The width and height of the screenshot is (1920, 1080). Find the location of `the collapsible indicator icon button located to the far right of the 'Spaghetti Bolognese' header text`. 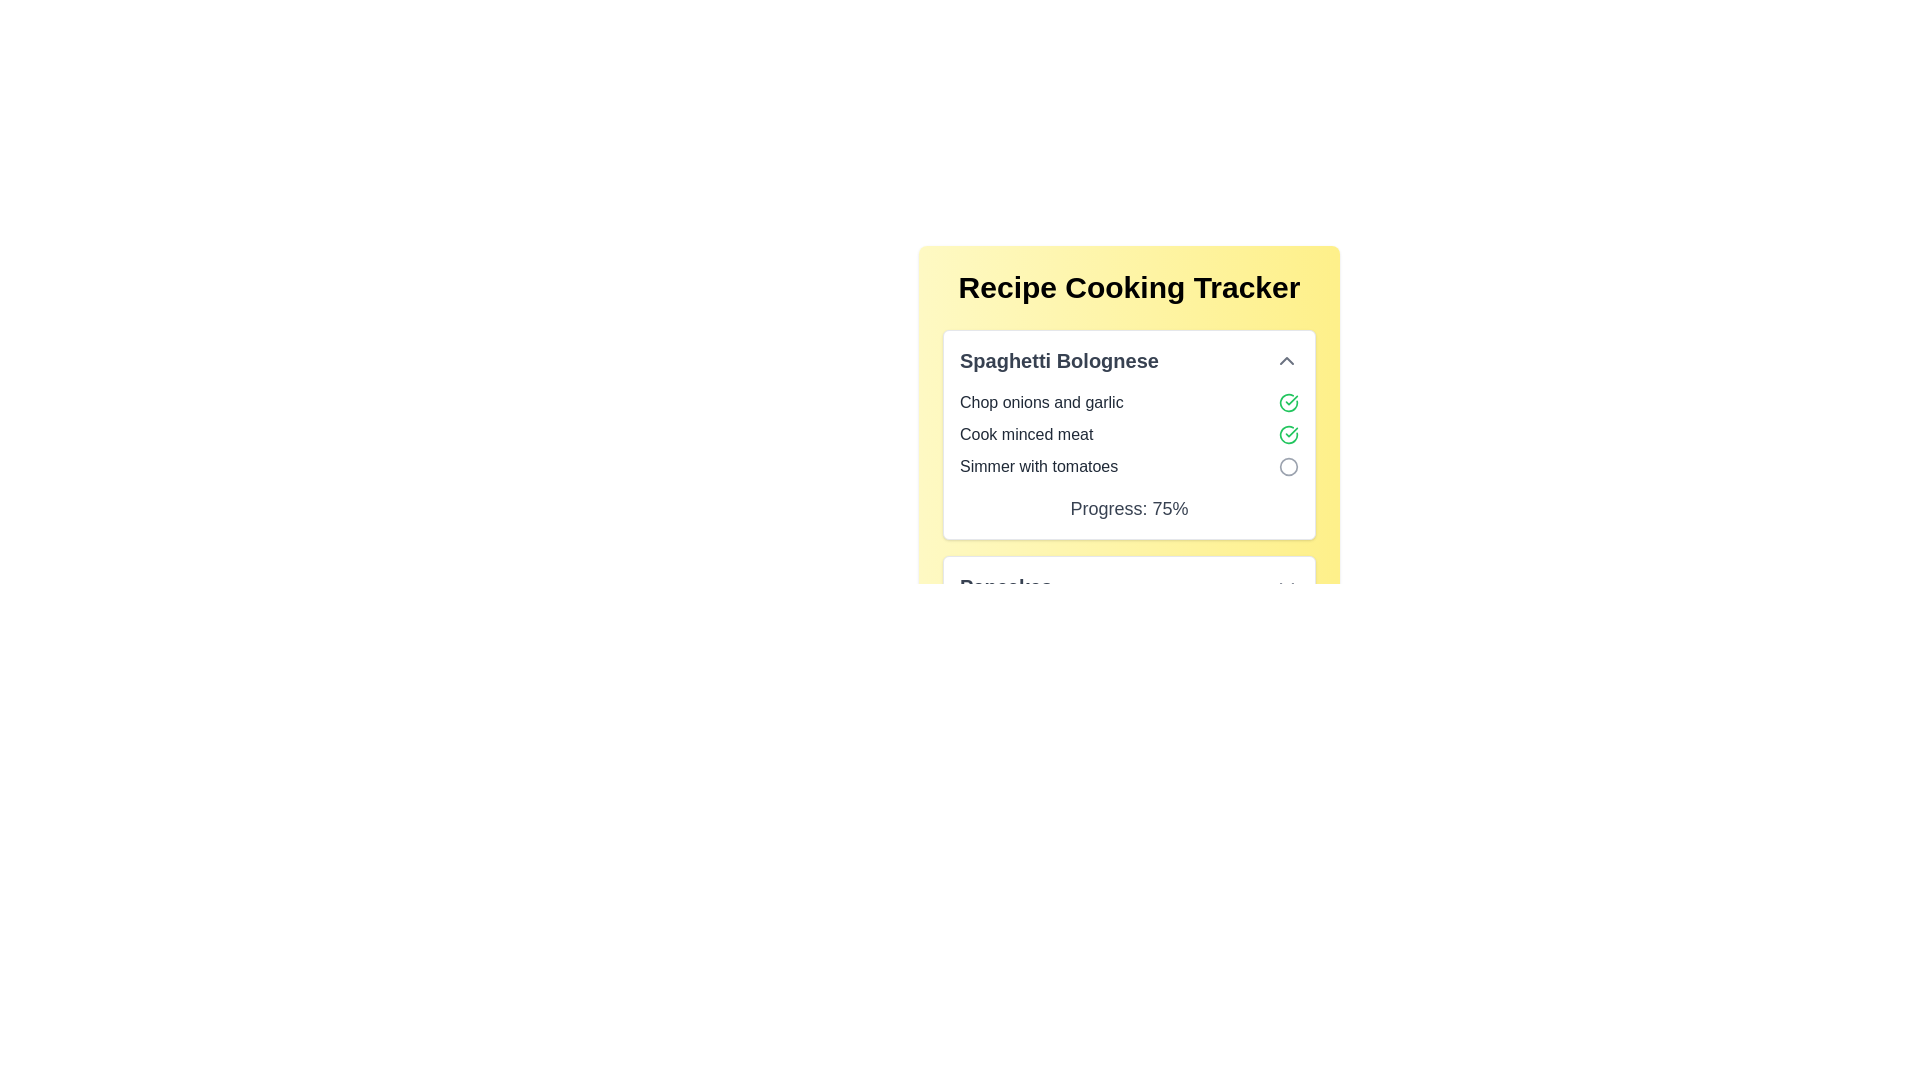

the collapsible indicator icon button located to the far right of the 'Spaghetti Bolognese' header text is located at coordinates (1286, 361).